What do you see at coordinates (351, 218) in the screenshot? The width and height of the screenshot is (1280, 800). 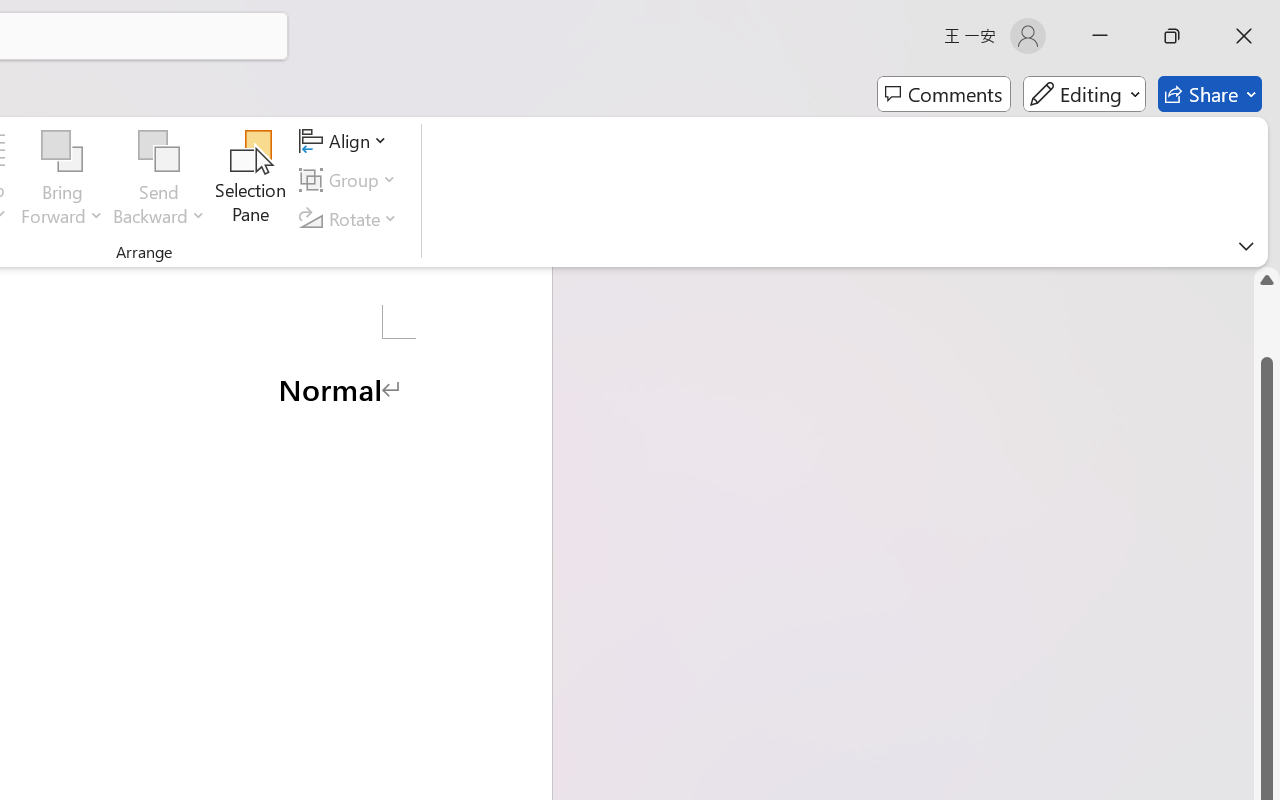 I see `'Rotate'` at bounding box center [351, 218].